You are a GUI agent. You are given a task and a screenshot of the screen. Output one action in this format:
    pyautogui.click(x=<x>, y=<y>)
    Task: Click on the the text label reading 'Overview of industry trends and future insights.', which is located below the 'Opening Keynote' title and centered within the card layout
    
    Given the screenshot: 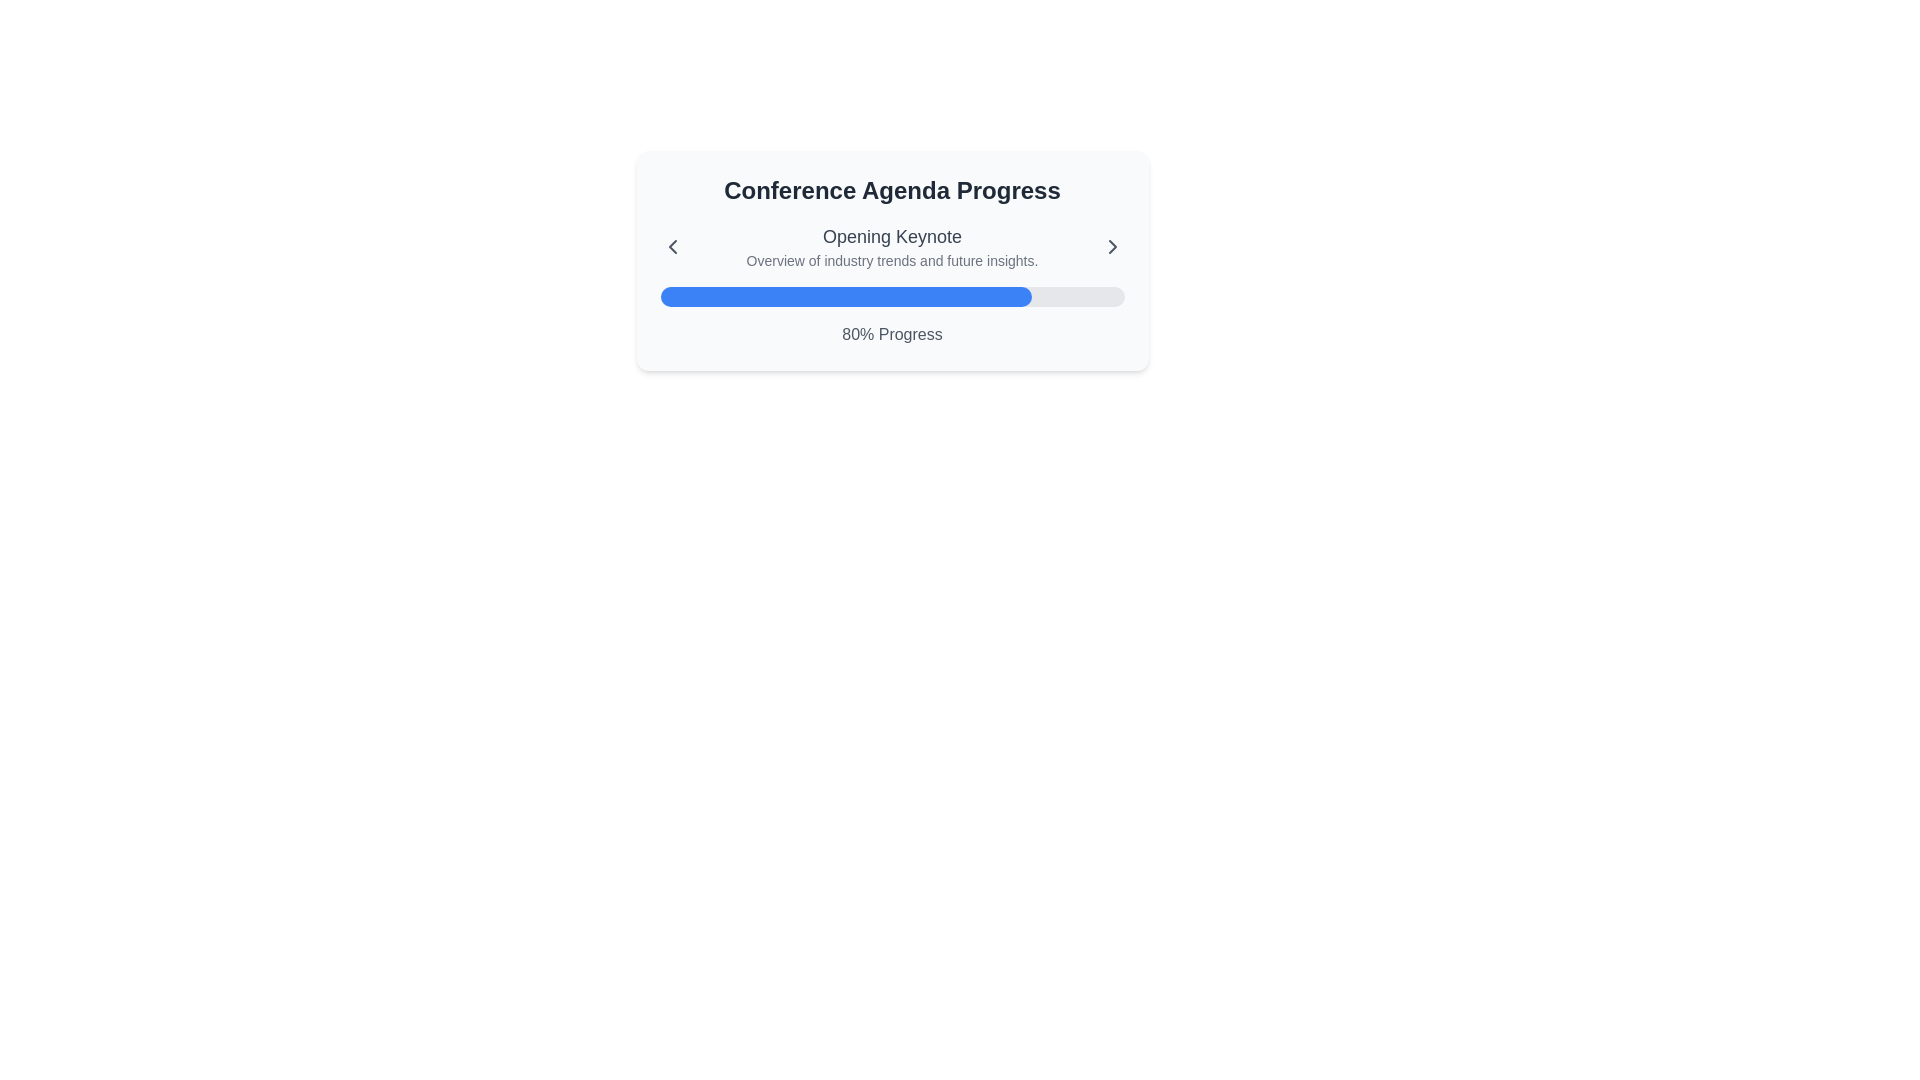 What is the action you would take?
    pyautogui.click(x=891, y=260)
    